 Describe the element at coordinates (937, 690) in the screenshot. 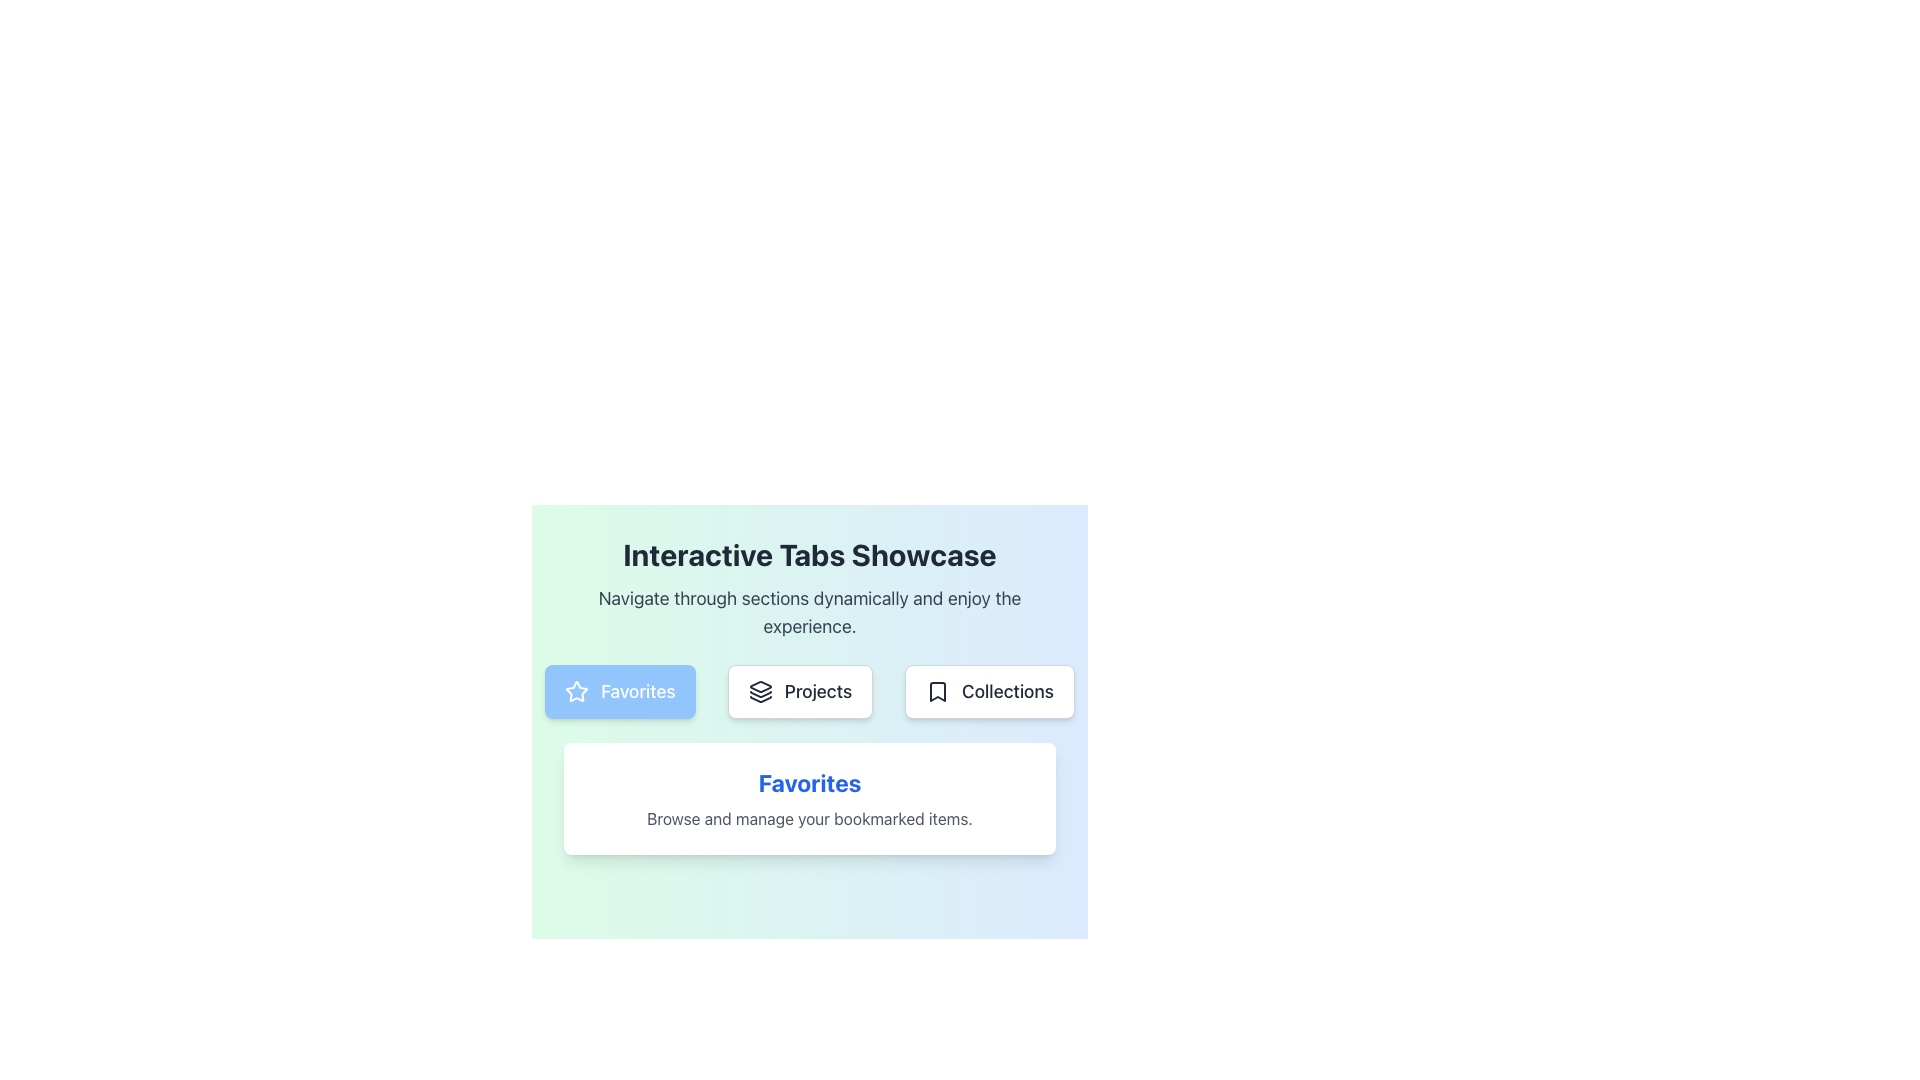

I see `the 'Collections' icon which serves as a visual indicator for the corresponding section in the interface` at that location.